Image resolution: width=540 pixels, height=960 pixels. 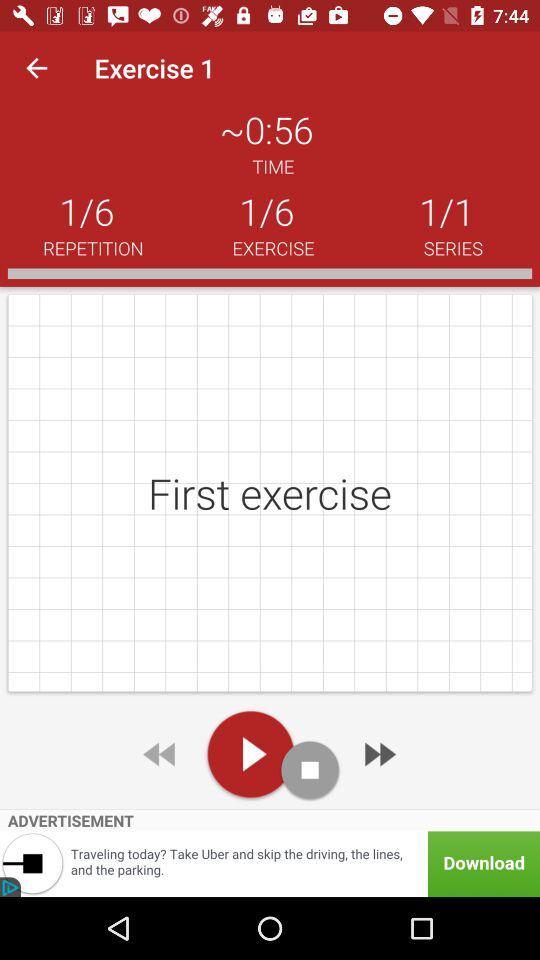 What do you see at coordinates (310, 769) in the screenshot?
I see `pause exercise` at bounding box center [310, 769].